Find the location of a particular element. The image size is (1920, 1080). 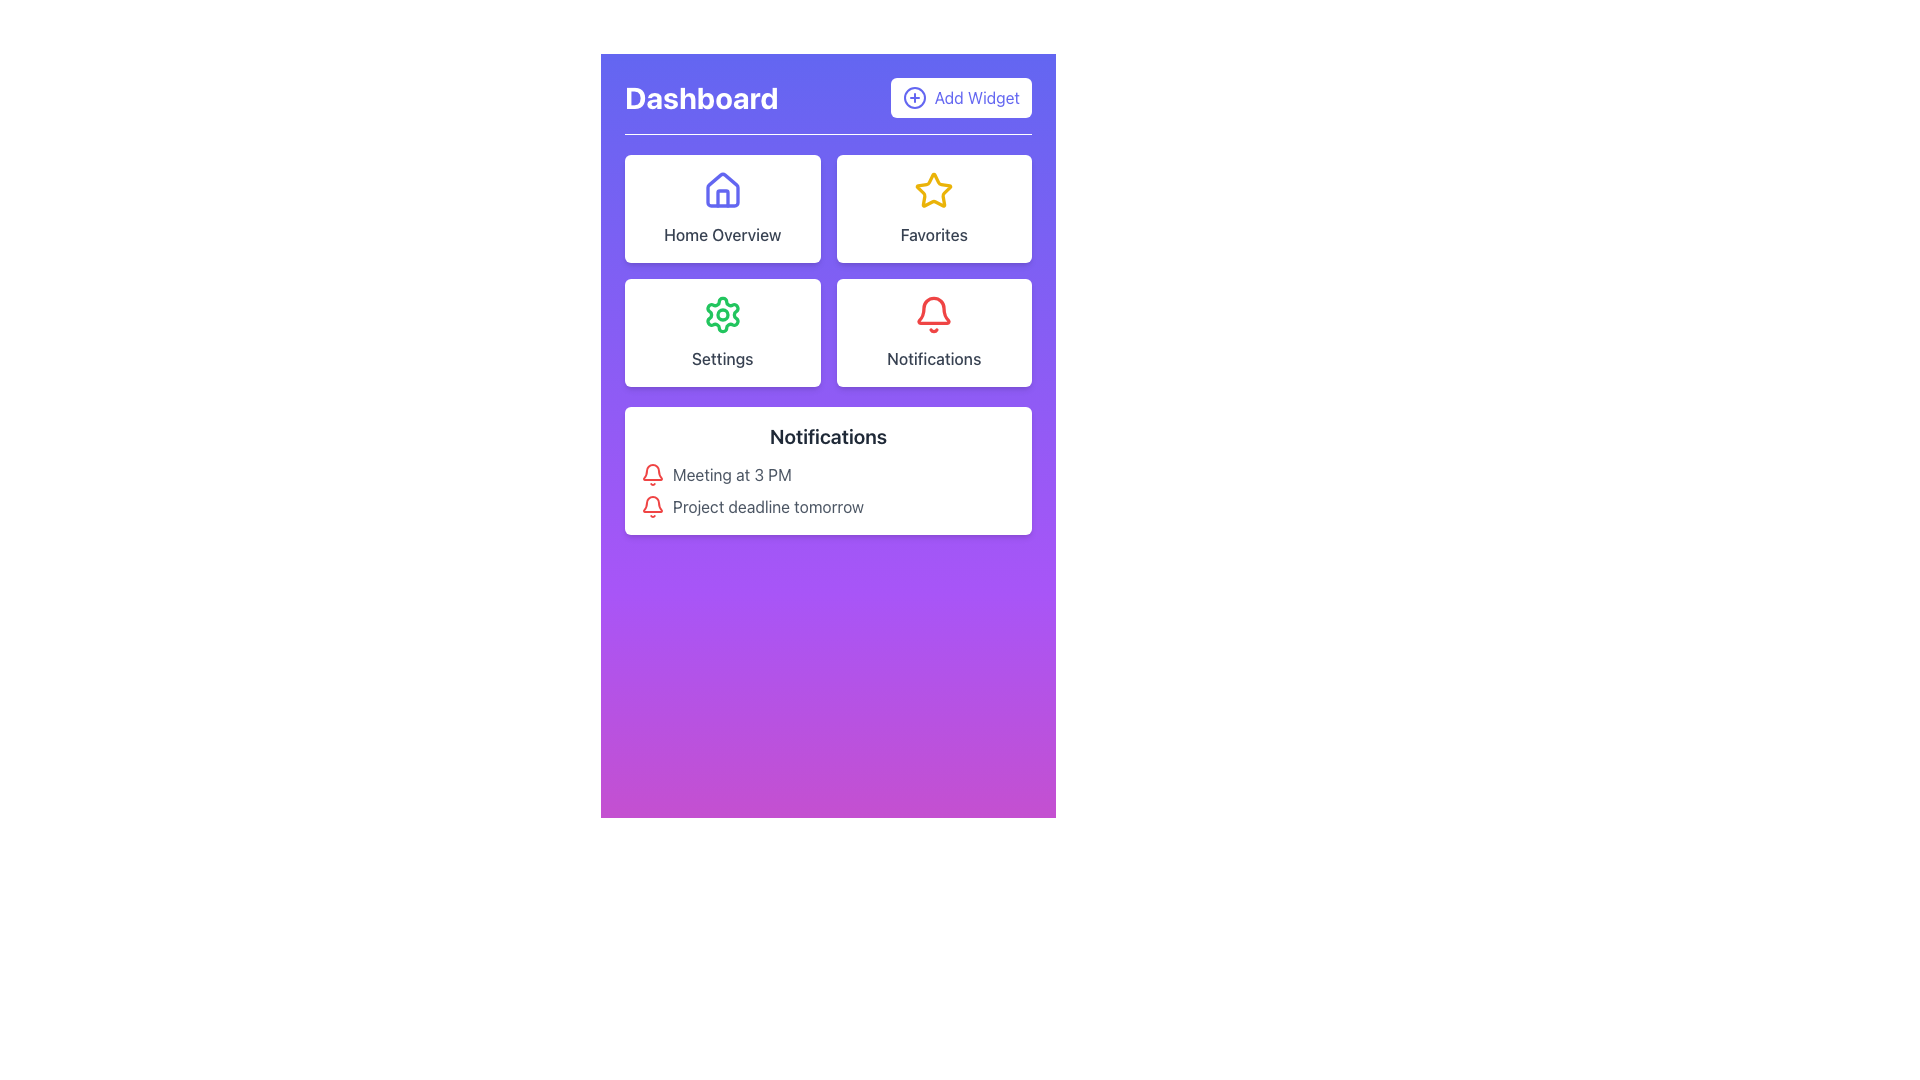

the notification list item displaying the text 'Project deadline tomorrow', which is the second item in the Notifications list, by clicking on it to interact with surrounding elements is located at coordinates (828, 505).